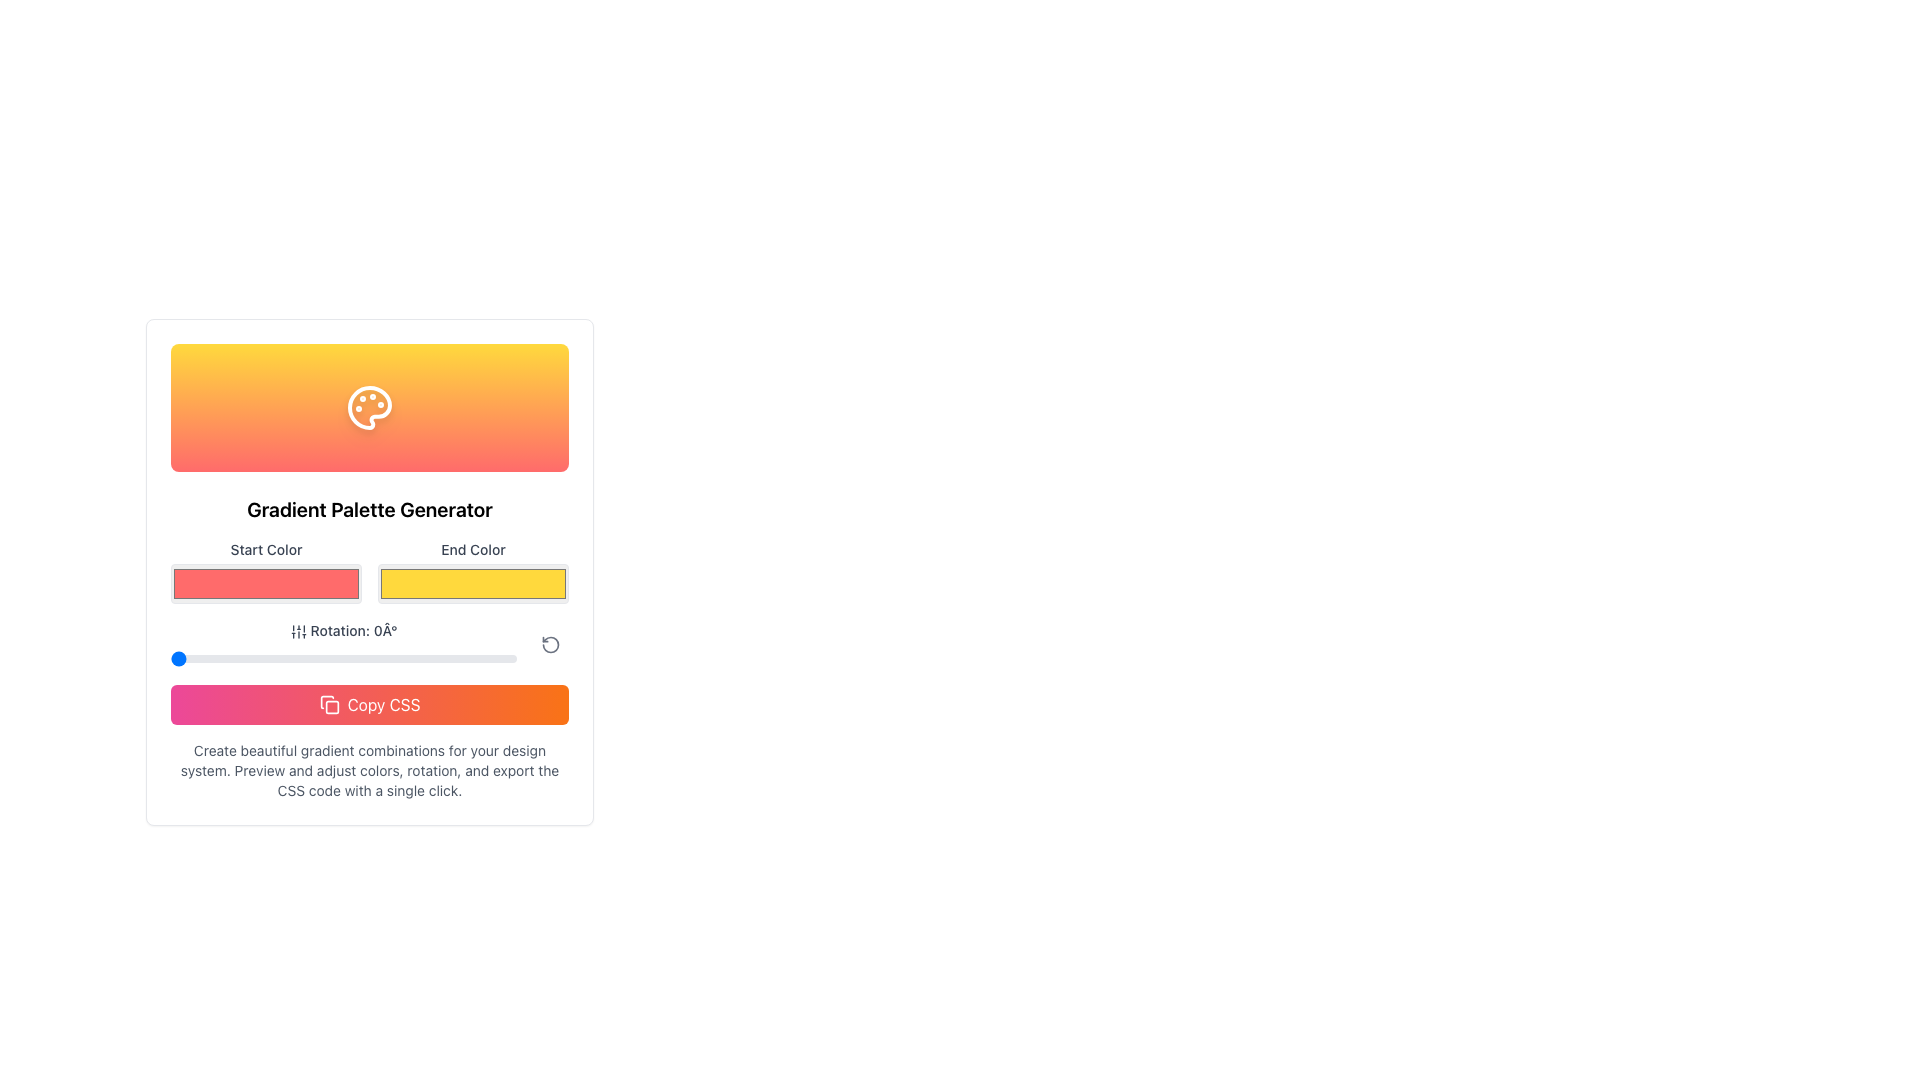 This screenshot has height=1080, width=1920. What do you see at coordinates (369, 704) in the screenshot?
I see `the 'Copy CSS' button with a gradient background transitioning from pink to orange, located at the bottom of the card-like UI structure, to copy the CSS` at bounding box center [369, 704].